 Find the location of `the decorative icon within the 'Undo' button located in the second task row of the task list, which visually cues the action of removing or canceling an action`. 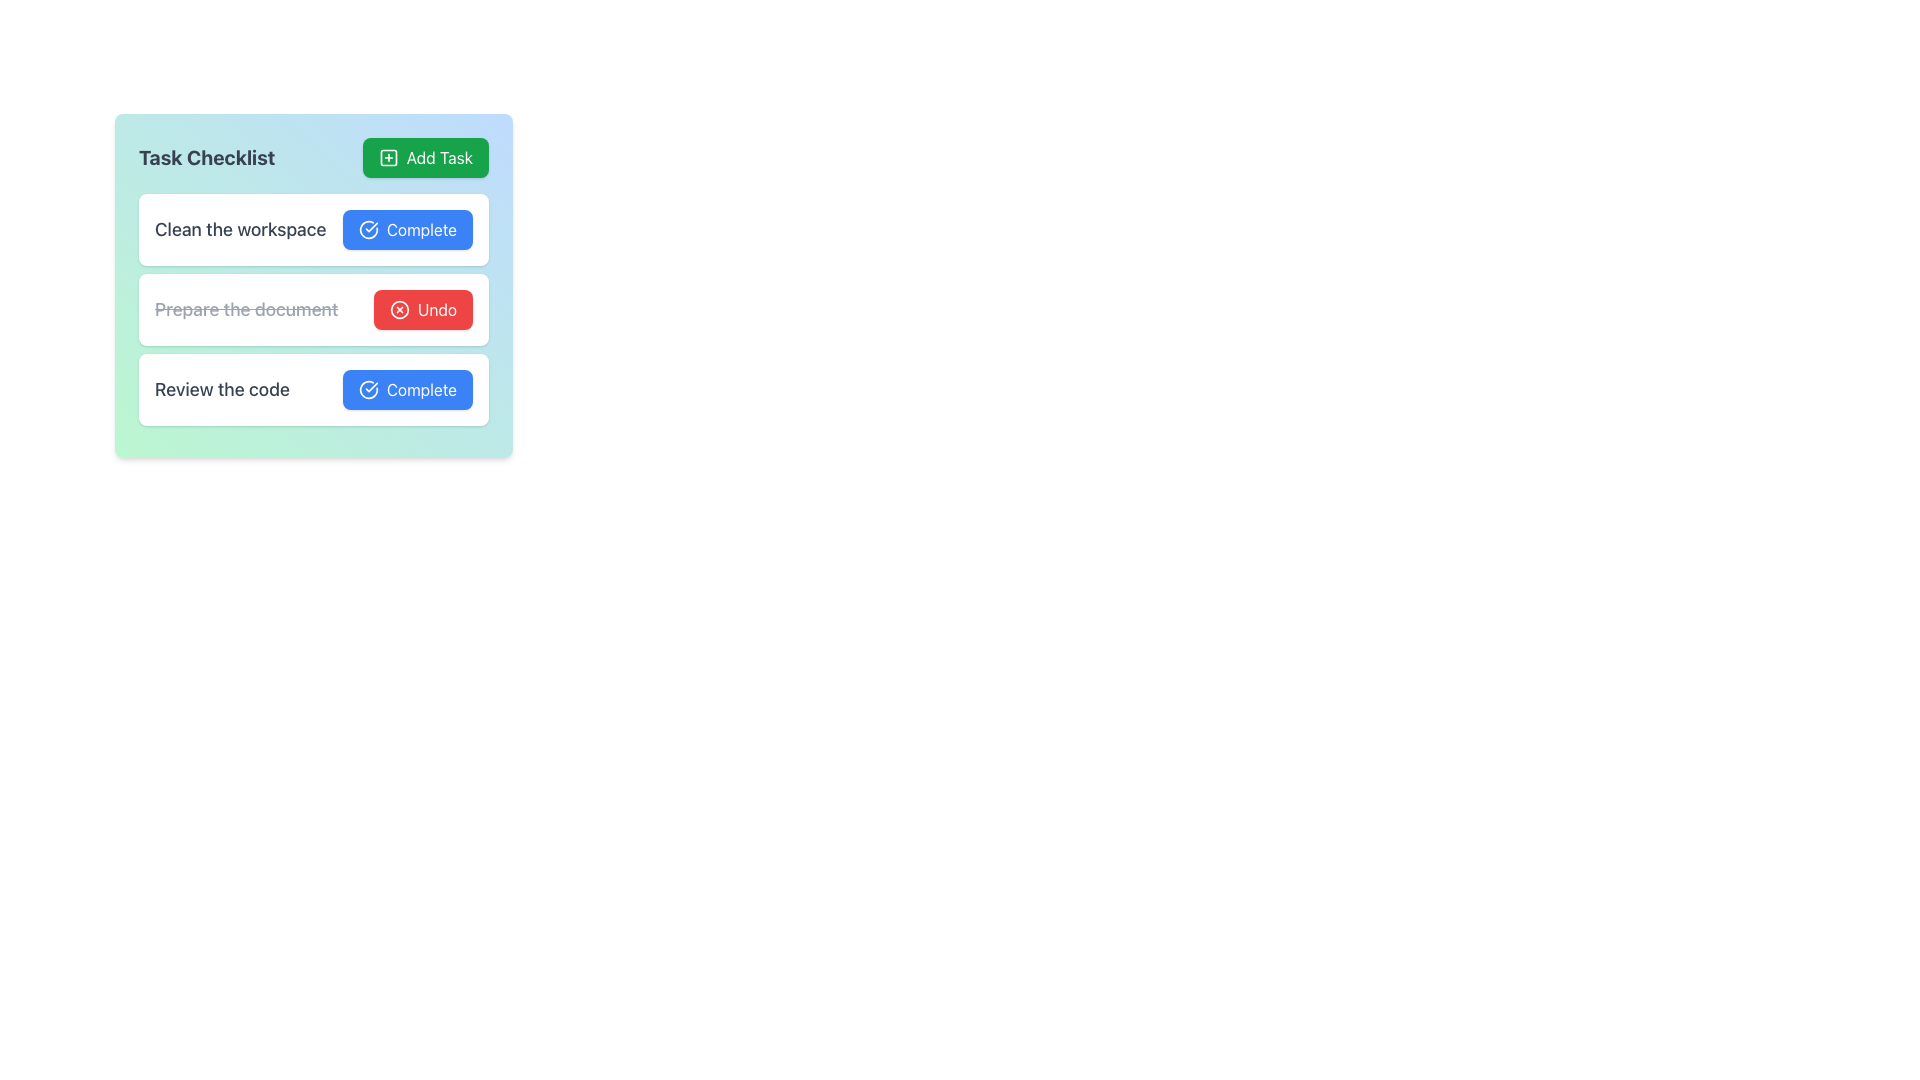

the decorative icon within the 'Undo' button located in the second task row of the task list, which visually cues the action of removing or canceling an action is located at coordinates (399, 309).